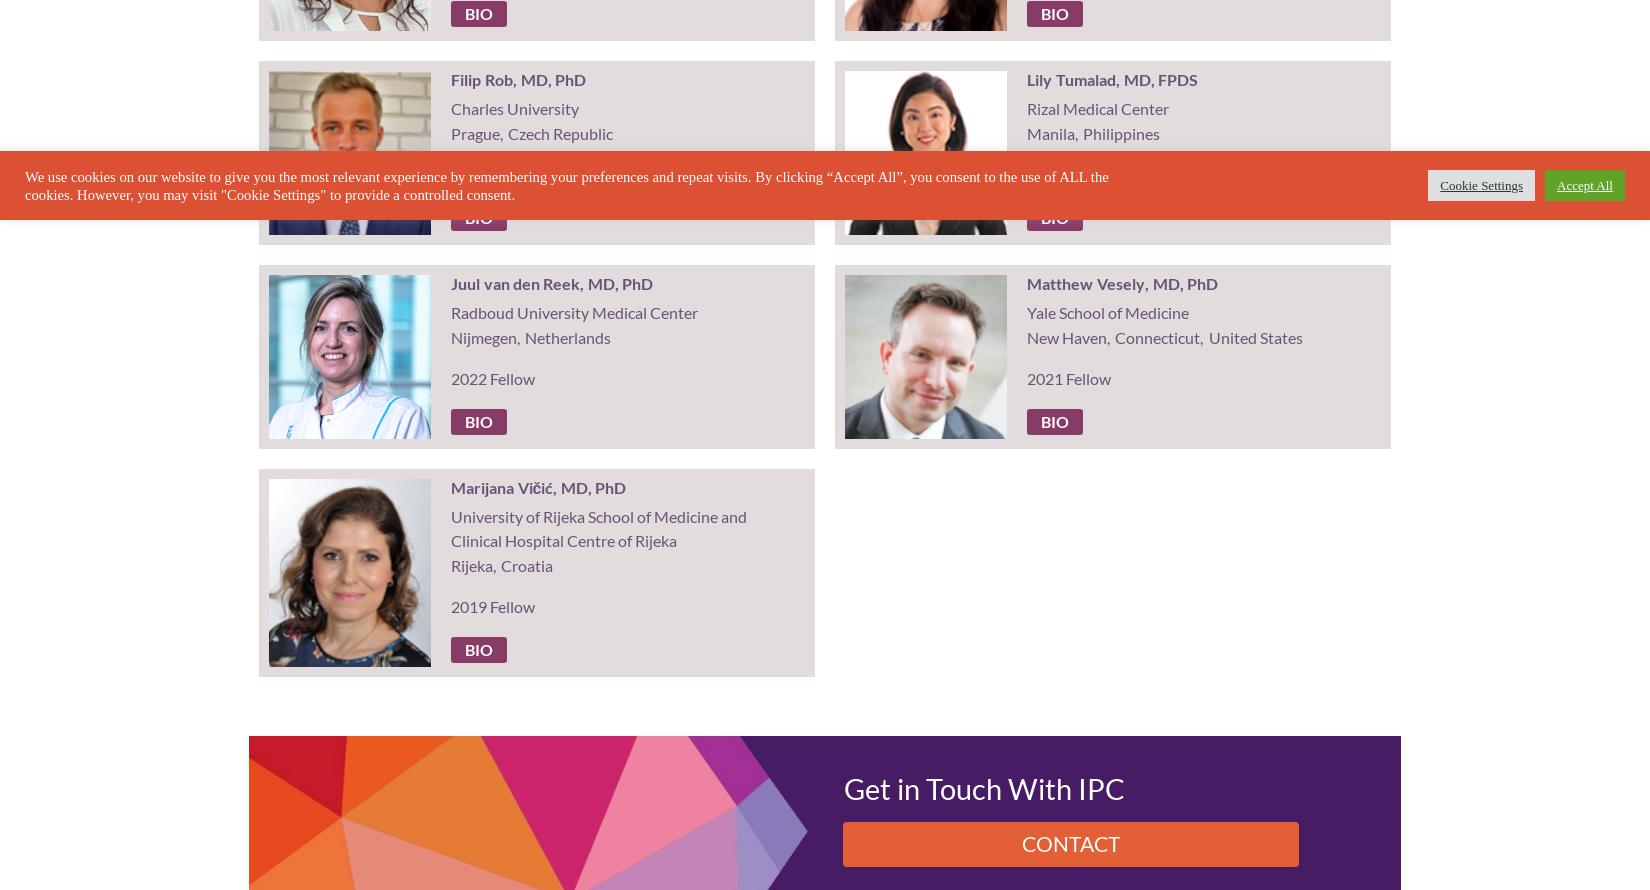 The width and height of the screenshot is (1650, 890). What do you see at coordinates (1025, 282) in the screenshot?
I see `'Matthew'` at bounding box center [1025, 282].